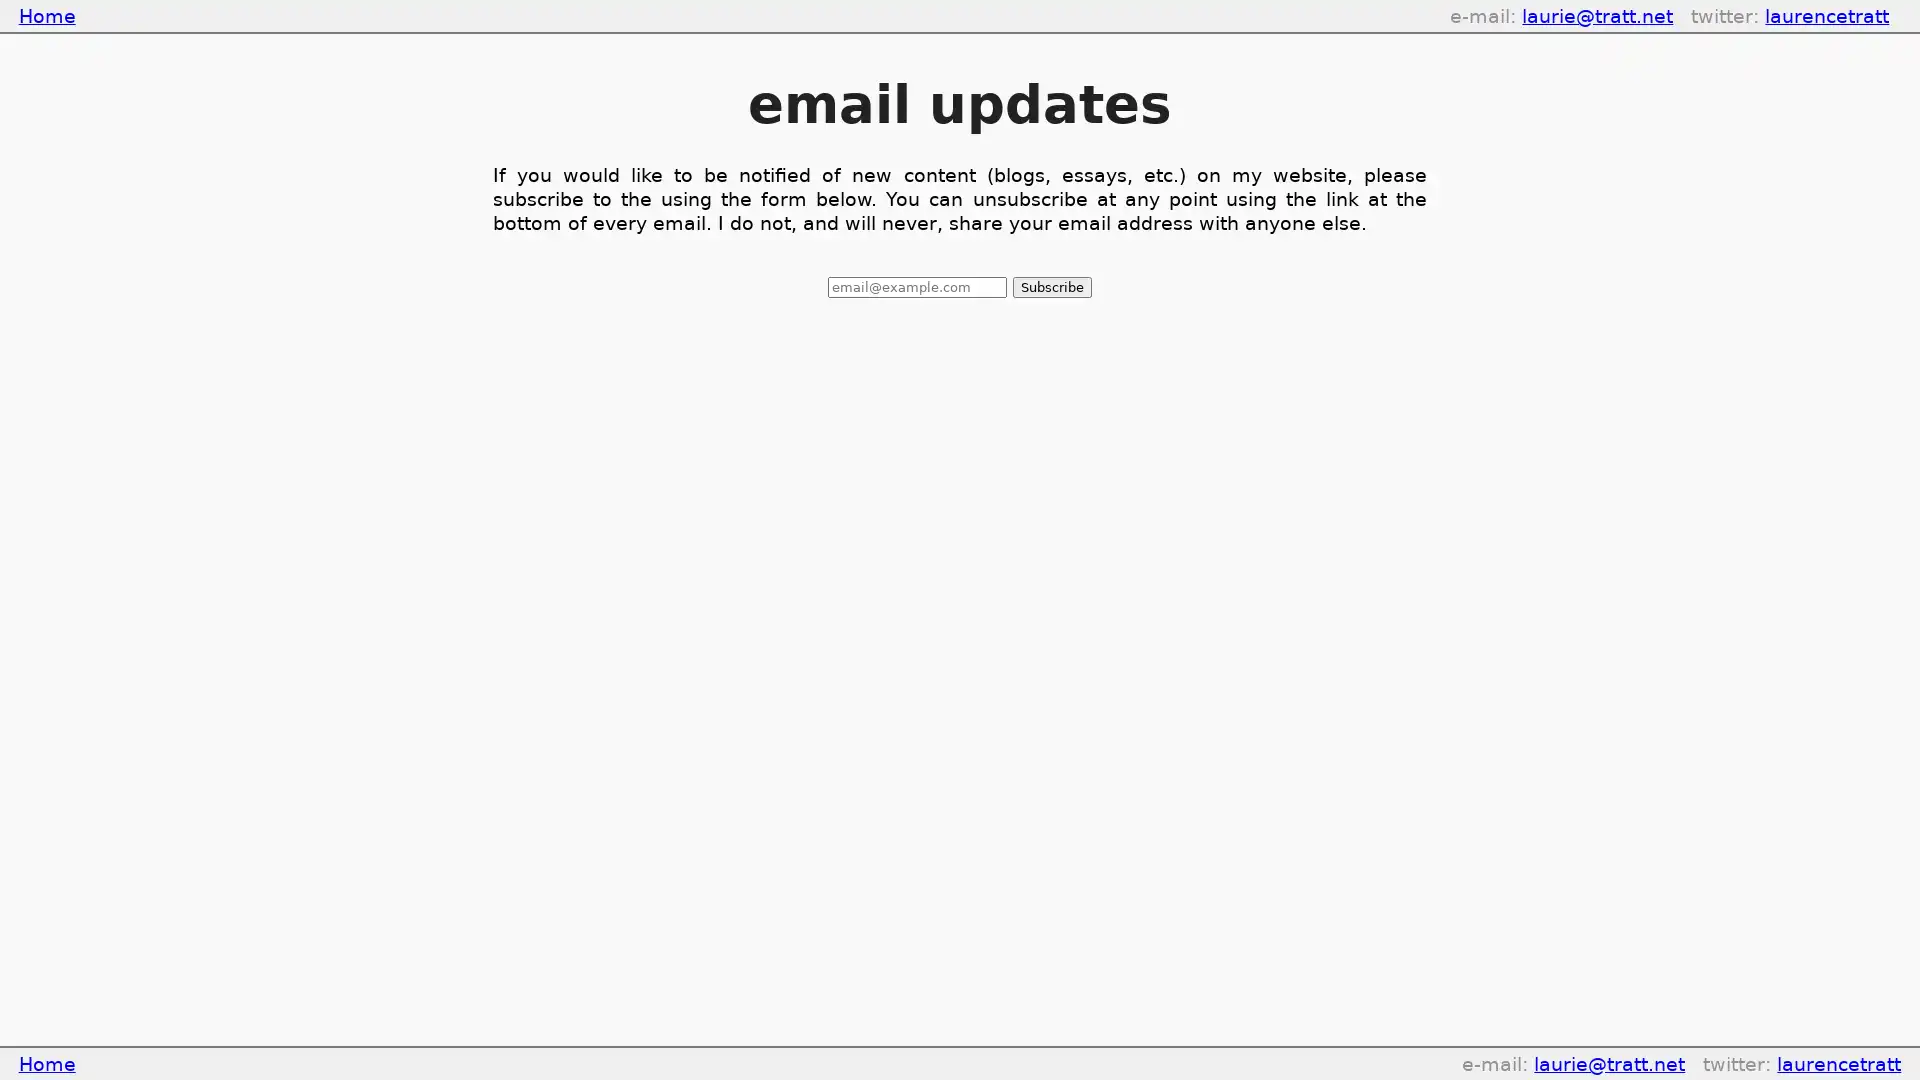 The height and width of the screenshot is (1080, 1920). Describe the element at coordinates (1050, 287) in the screenshot. I see `Subscribe` at that location.